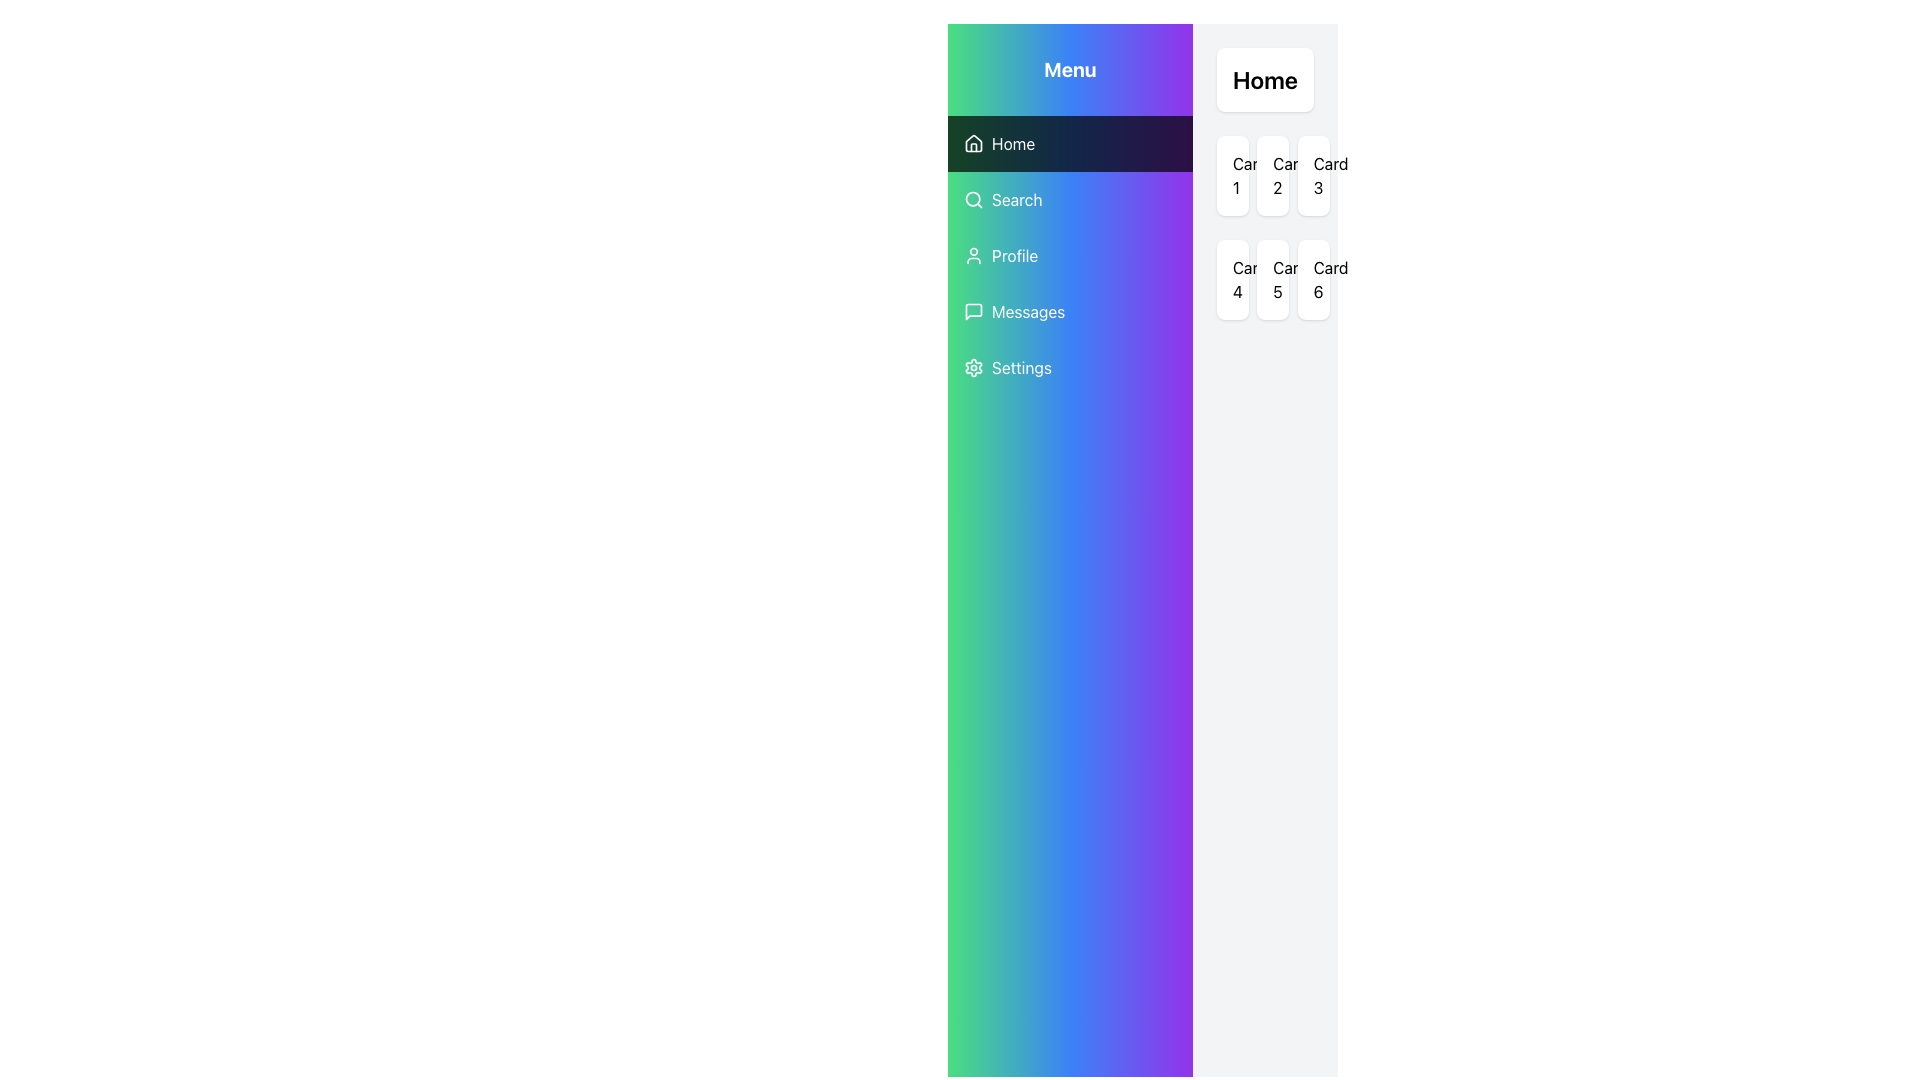  I want to click on the 'Settings' icon located in the bottom section of the vertical gradient menu bar, positioned to the left of the 'Settings' label, which is the fifth item in the menu list, so click(974, 367).